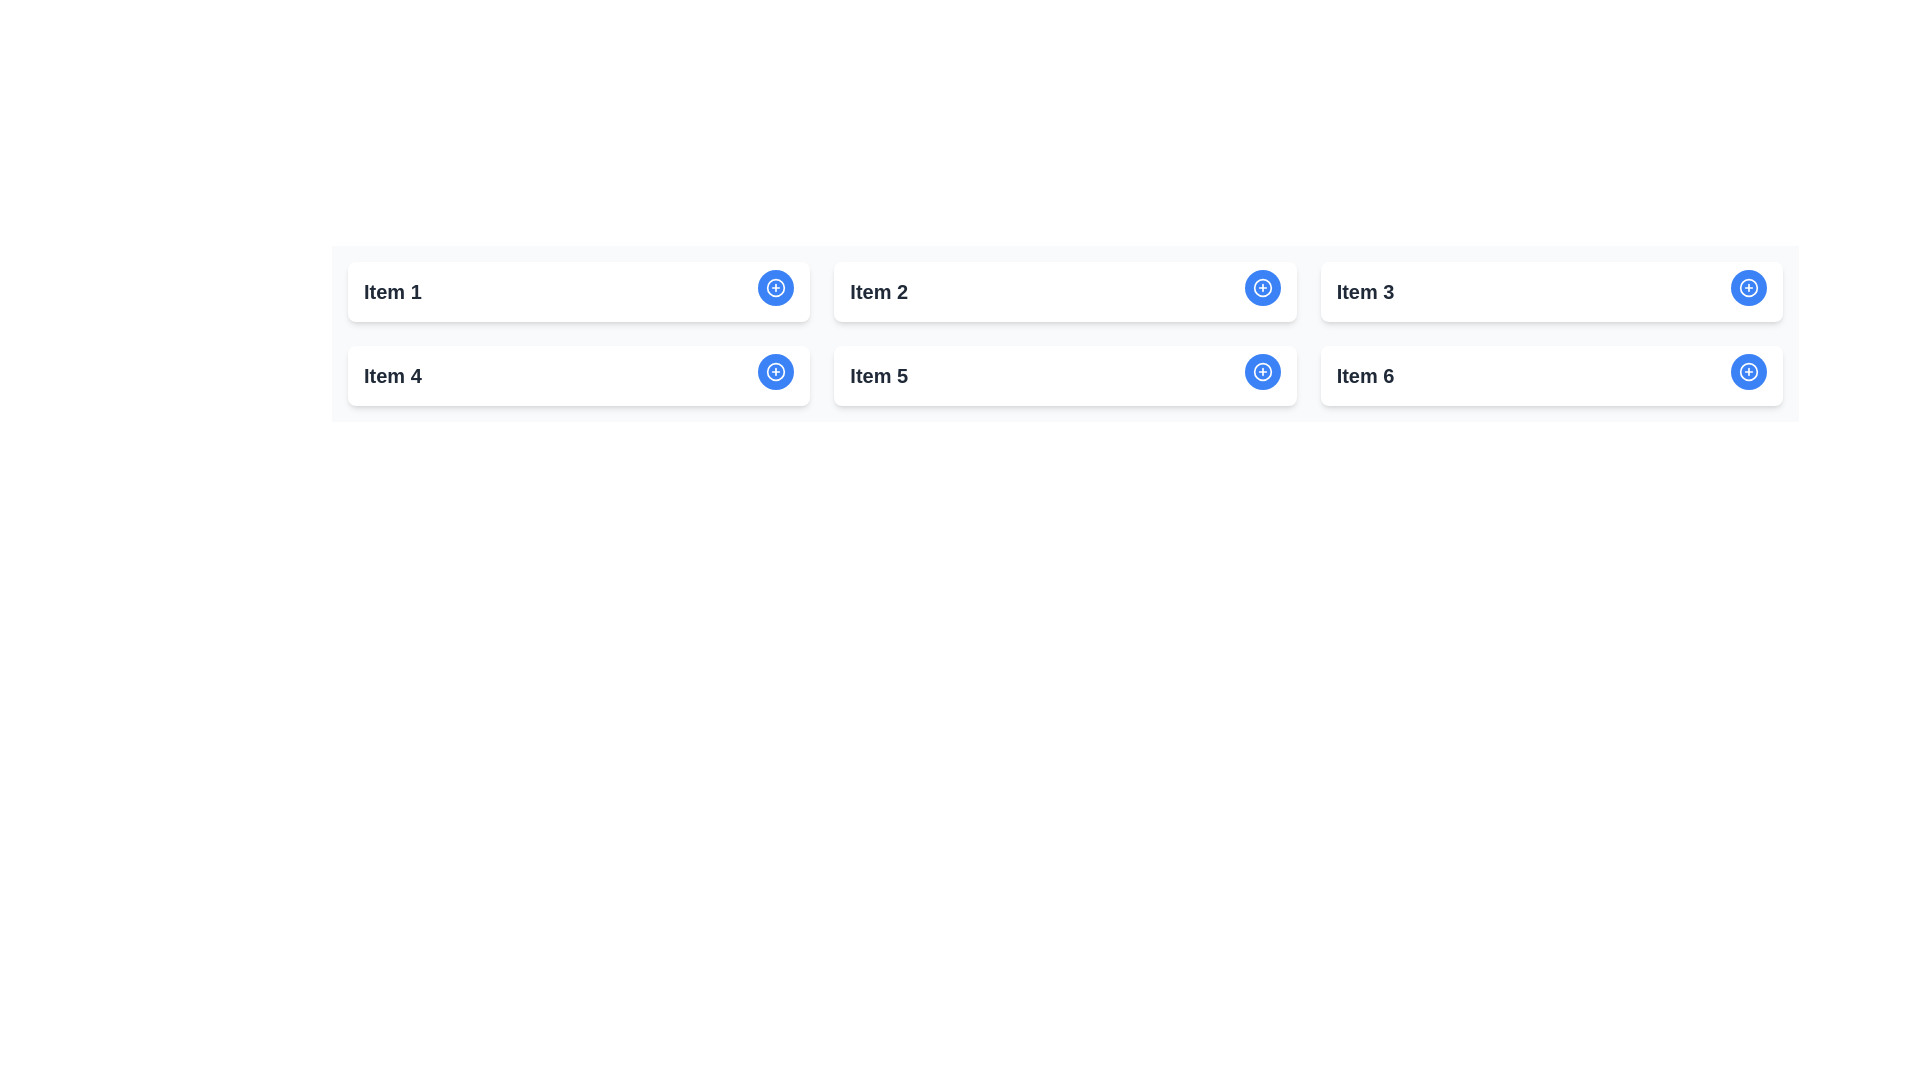 This screenshot has width=1920, height=1080. I want to click on the plus sign icon within a rounded blue button located to the far right of the second row, adjacent to 'Item 4', so click(775, 371).